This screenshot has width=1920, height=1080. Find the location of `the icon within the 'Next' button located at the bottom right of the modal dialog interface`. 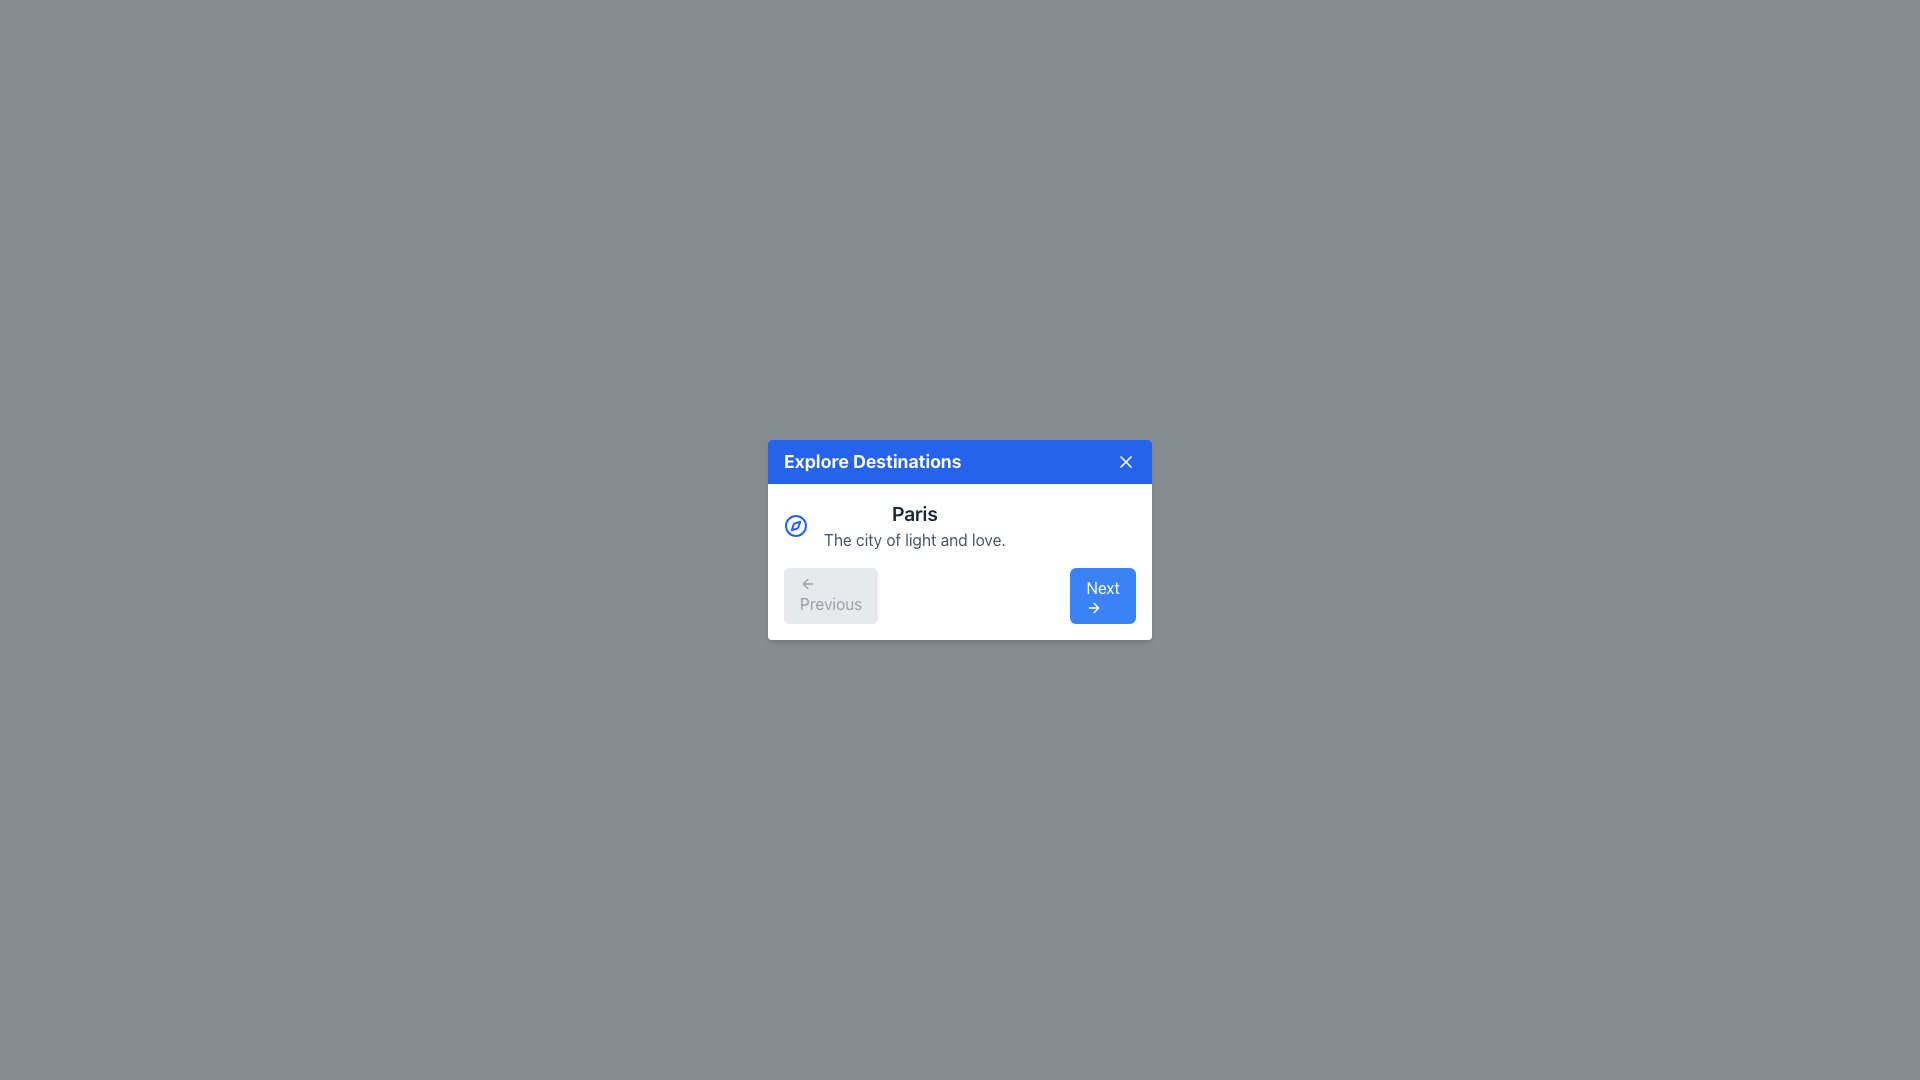

the icon within the 'Next' button located at the bottom right of the modal dialog interface is located at coordinates (1093, 607).